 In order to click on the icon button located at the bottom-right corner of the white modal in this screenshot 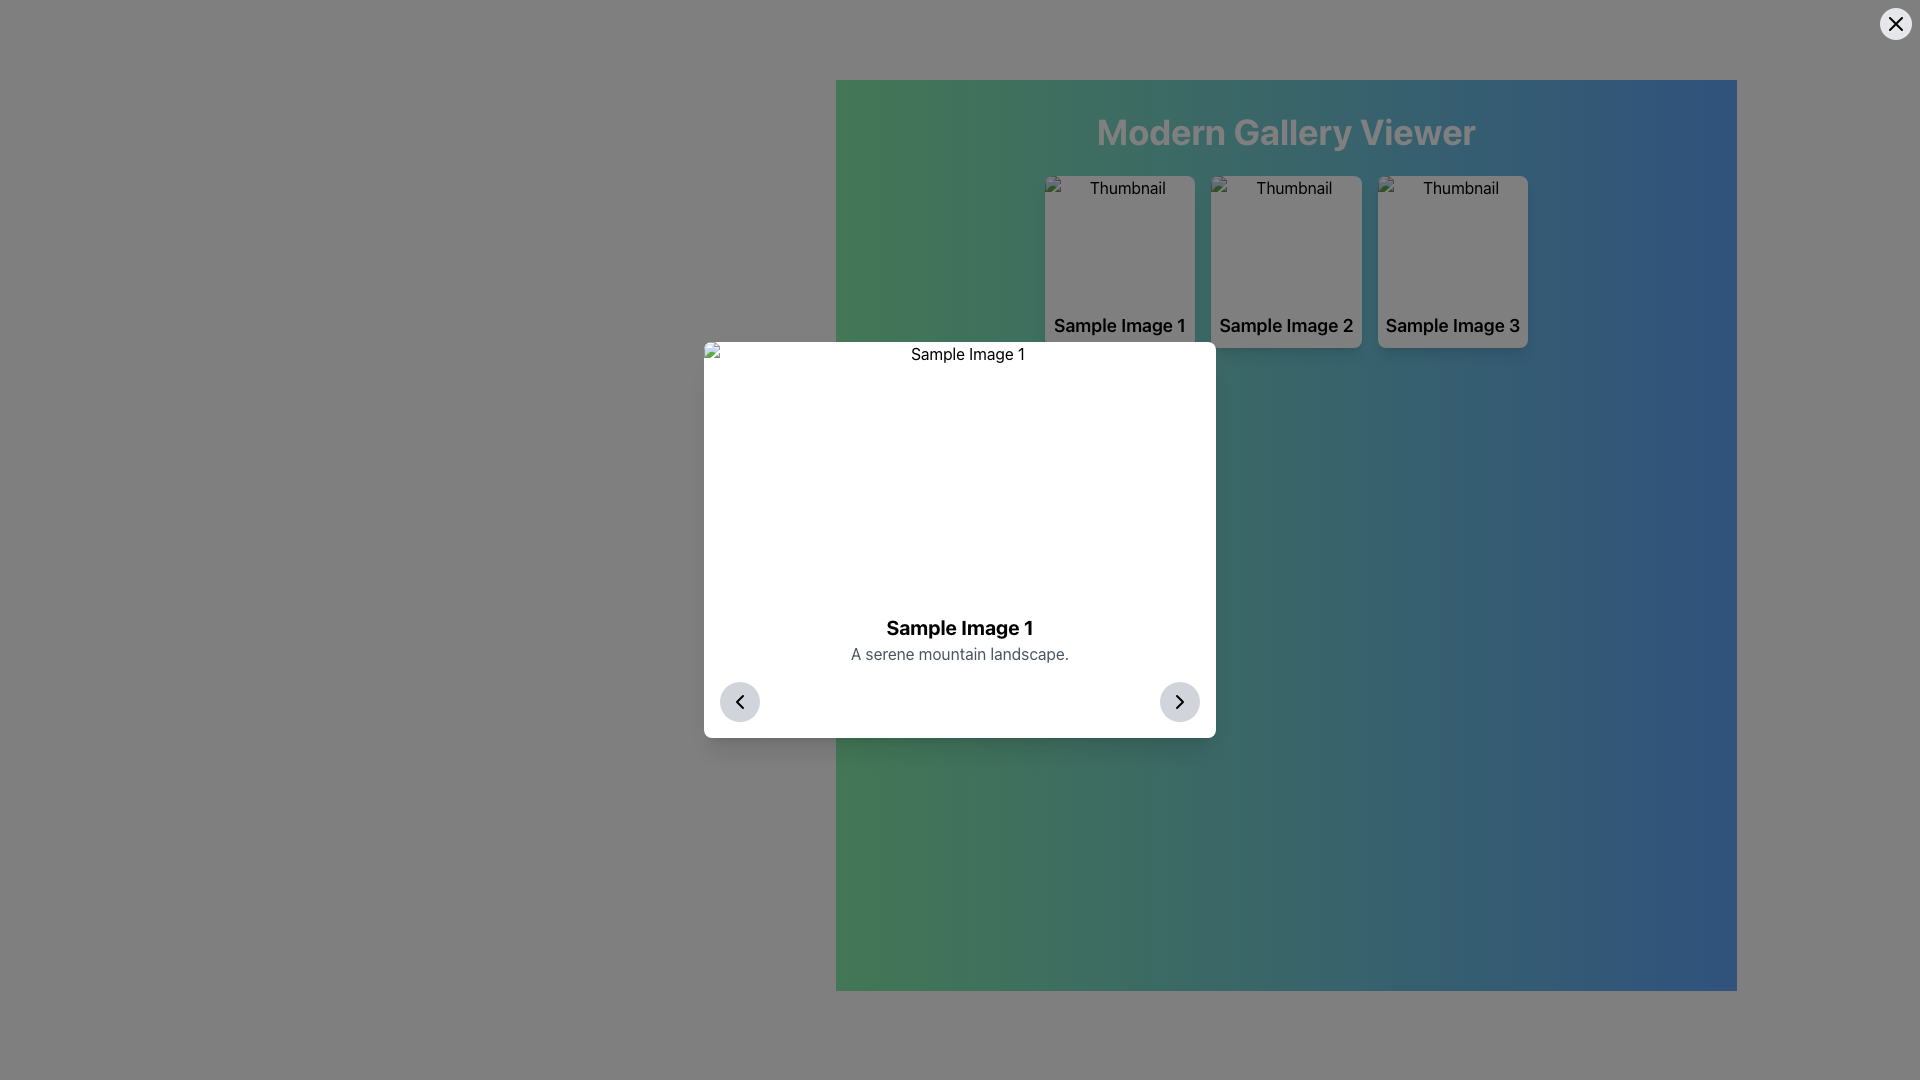, I will do `click(1180, 701)`.